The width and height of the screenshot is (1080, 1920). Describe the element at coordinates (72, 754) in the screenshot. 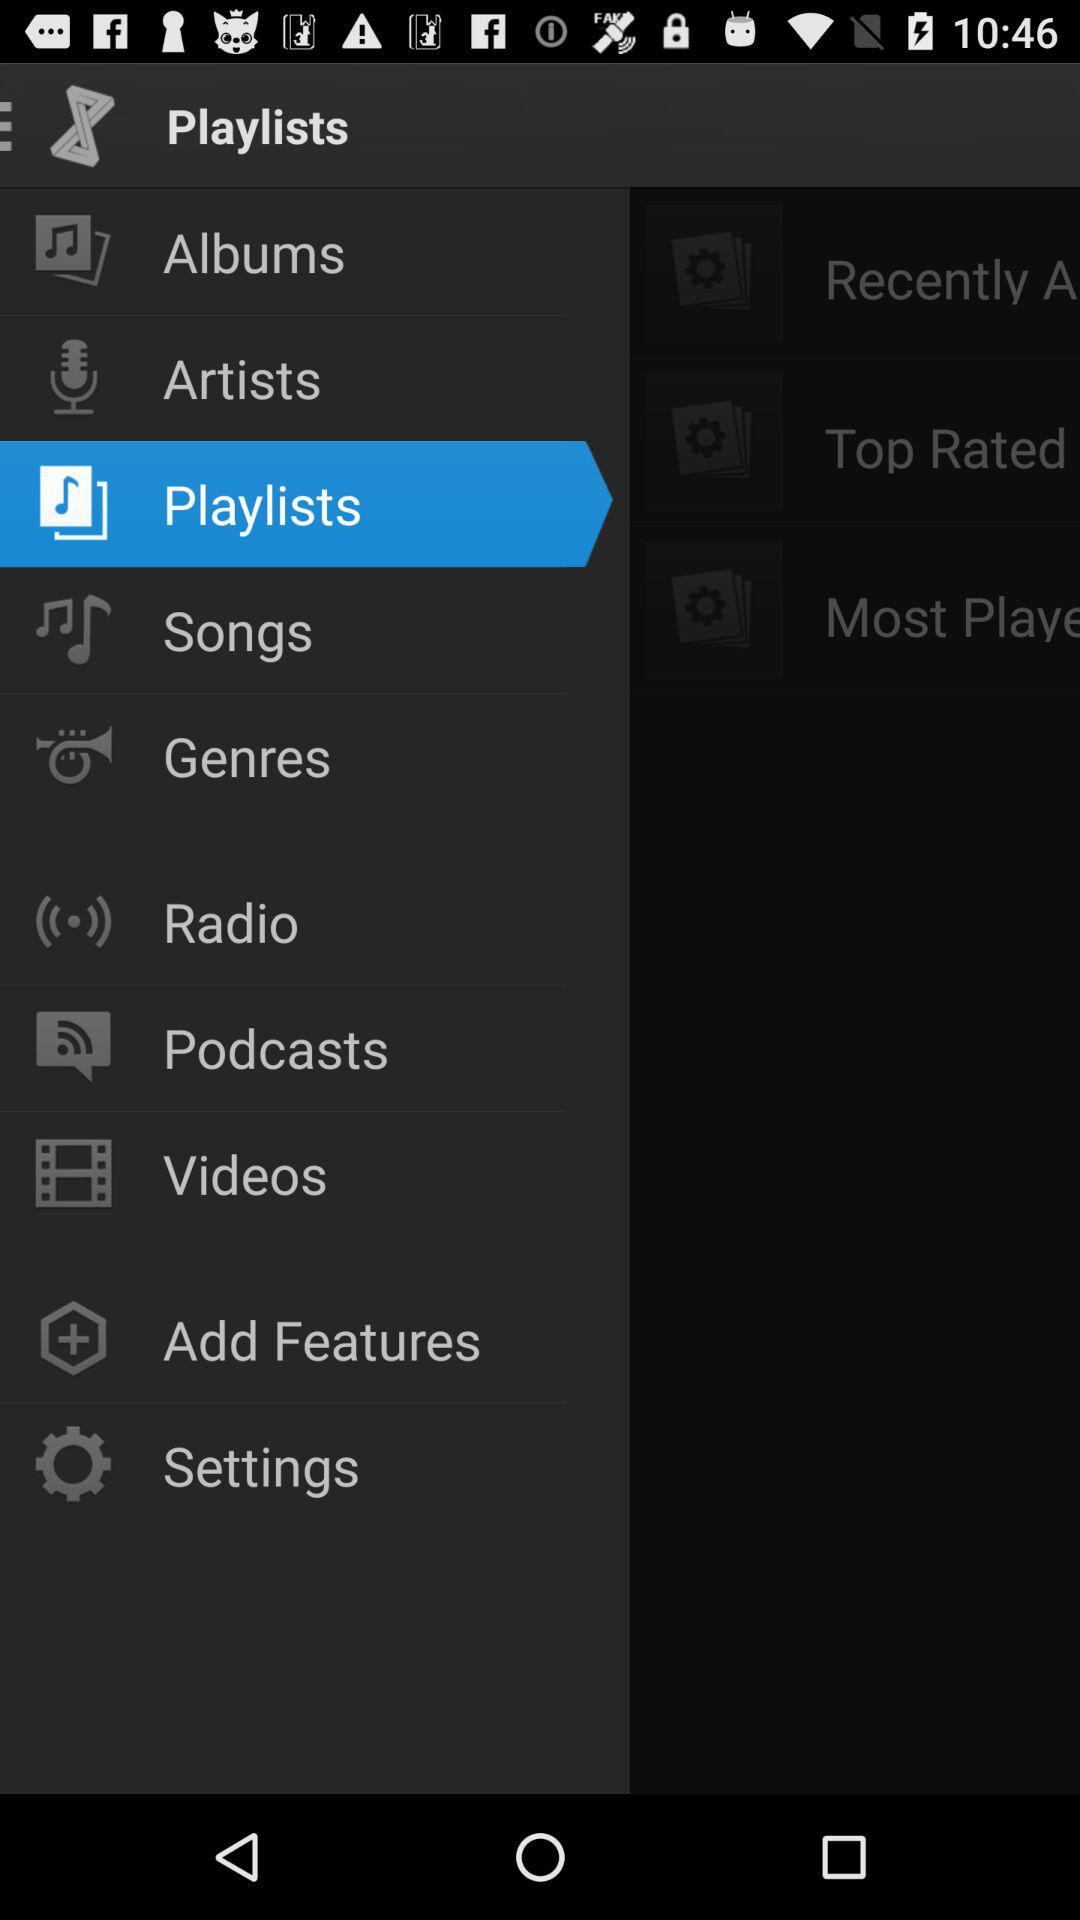

I see `the image icon to the left of the text genres` at that location.